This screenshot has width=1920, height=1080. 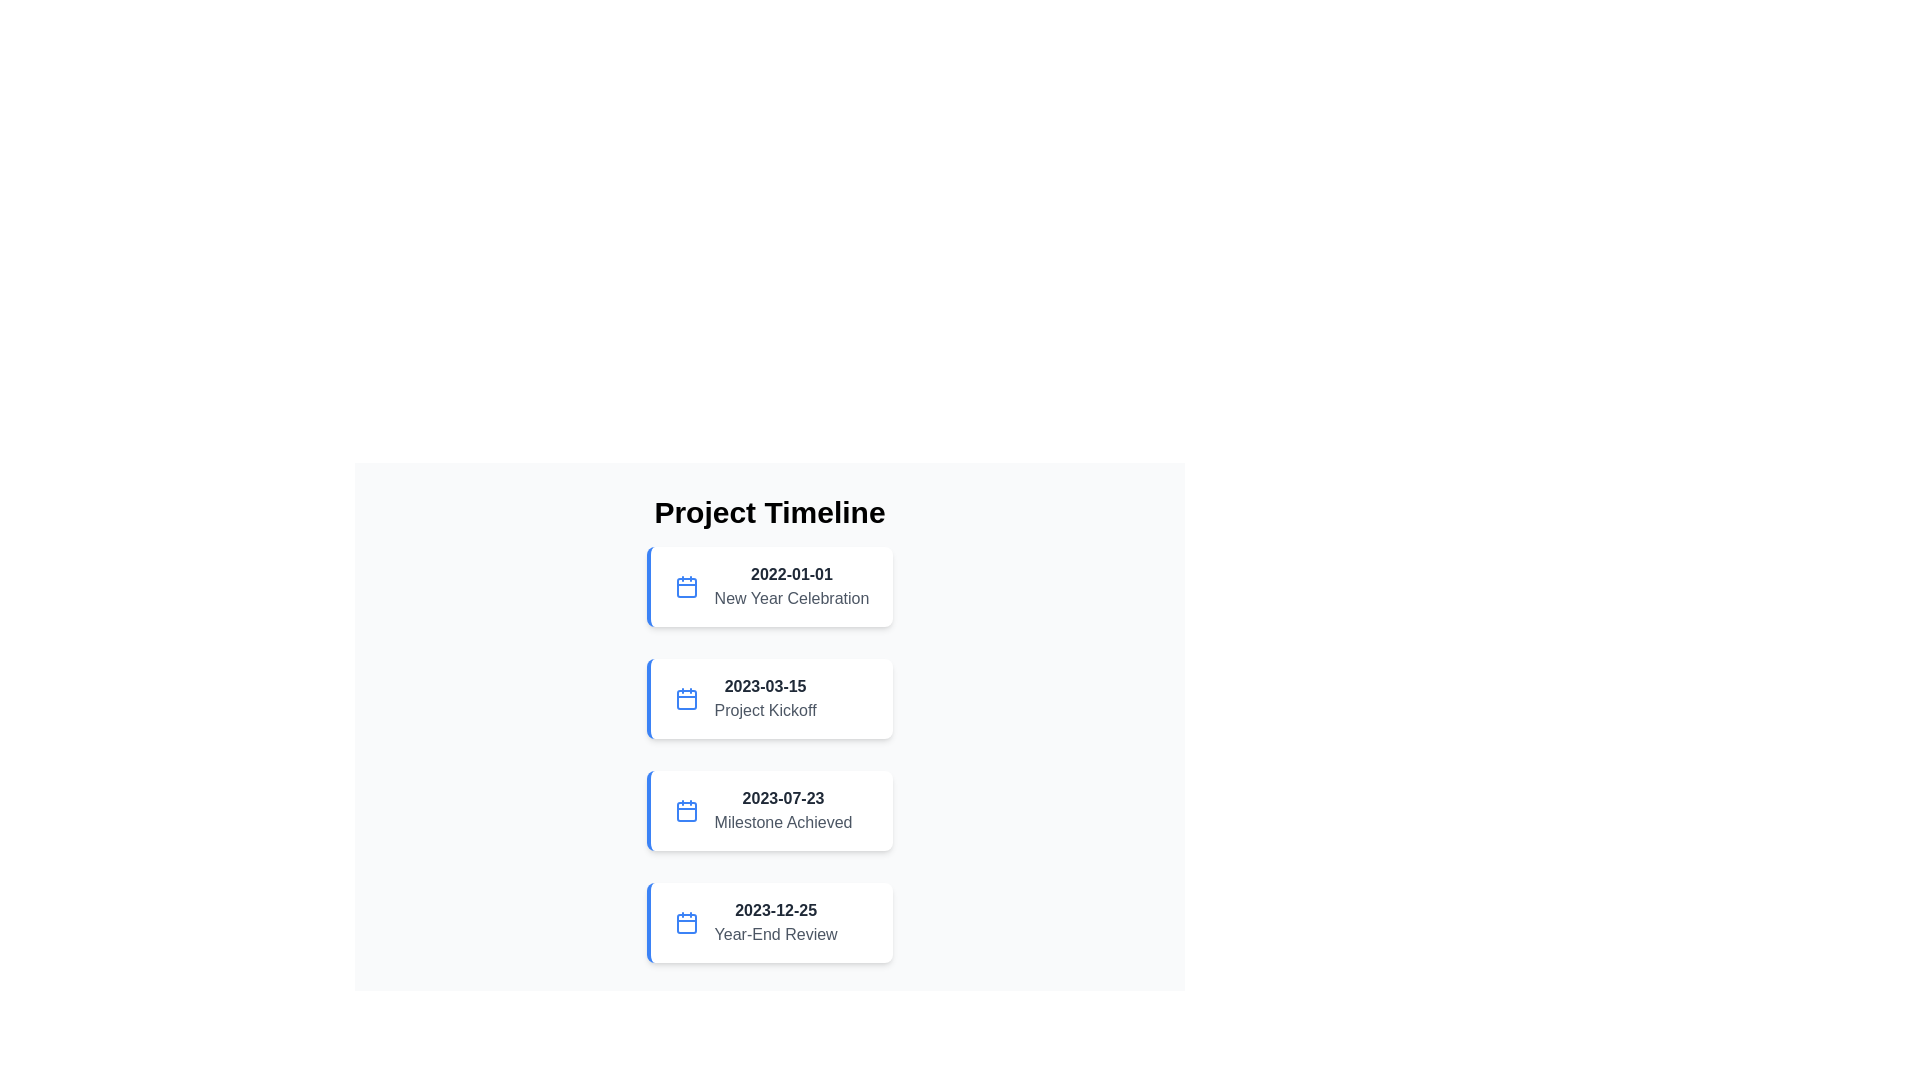 What do you see at coordinates (686, 922) in the screenshot?
I see `the calendar icon, which is a rounded rectangle with a blue outline, located to the left of the '2023-12-25 Year-End Review' text in the 'Project Timeline' list` at bounding box center [686, 922].